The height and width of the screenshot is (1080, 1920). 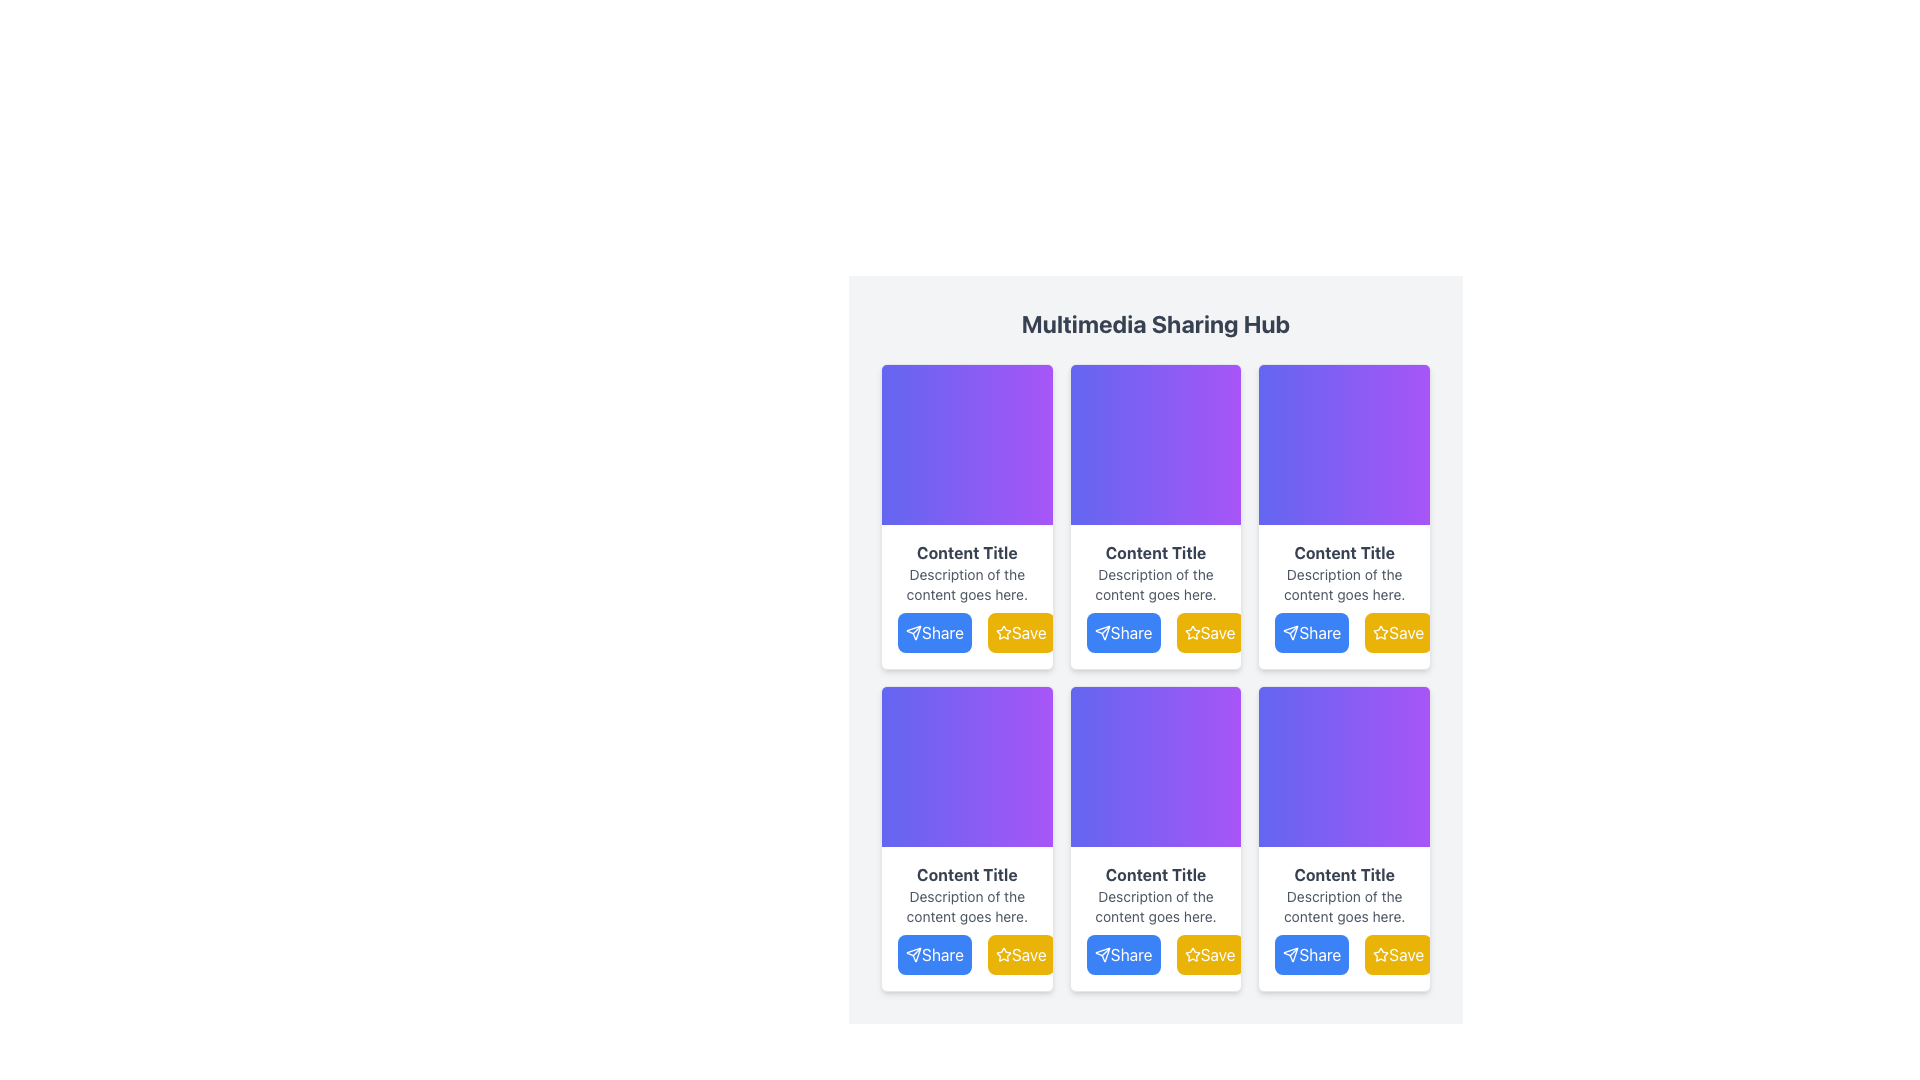 I want to click on the blue 'Share' button featuring white text and a paper airplane icon located in the lower-left corner of the card, so click(x=967, y=954).